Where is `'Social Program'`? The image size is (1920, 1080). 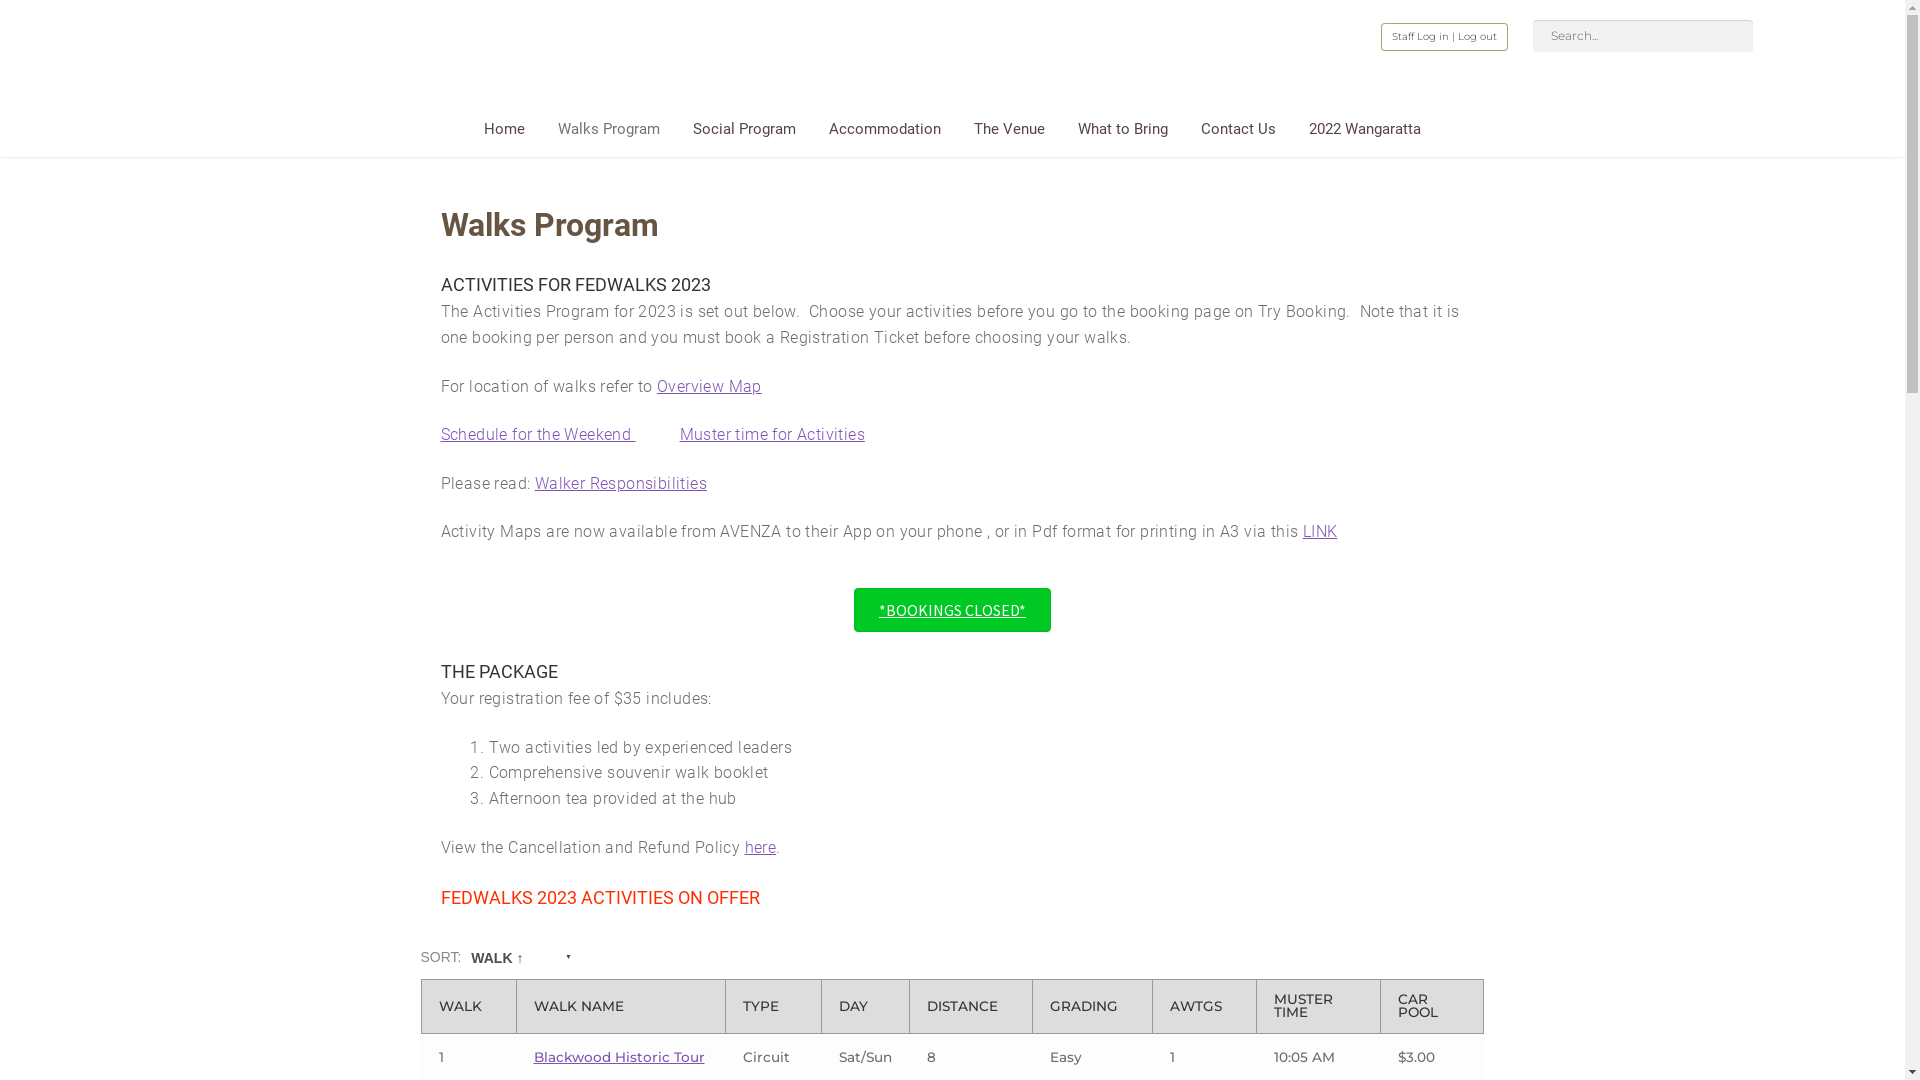 'Social Program' is located at coordinates (743, 134).